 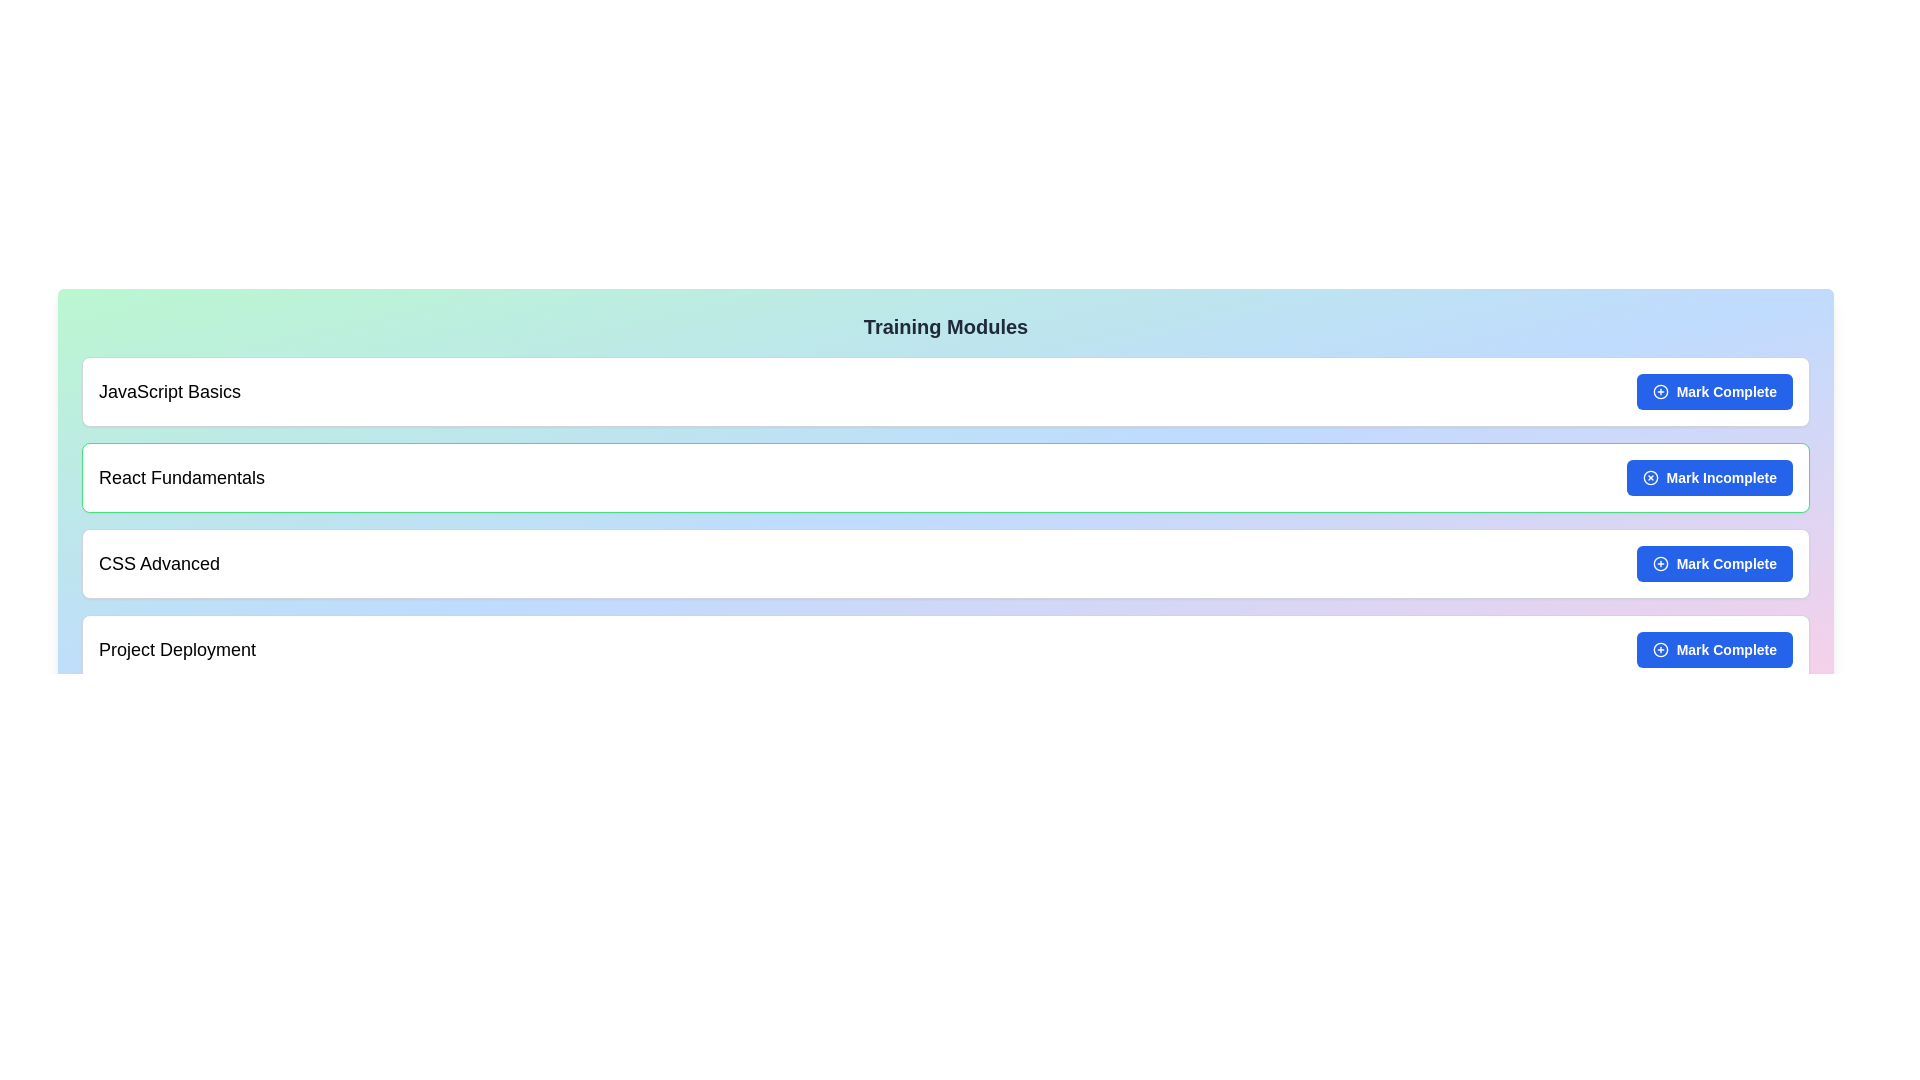 What do you see at coordinates (1660, 563) in the screenshot?
I see `the blue circular icon with a white outline and '+' symbol, located to the left of the 'Mark Complete' text, to interact with the feature` at bounding box center [1660, 563].